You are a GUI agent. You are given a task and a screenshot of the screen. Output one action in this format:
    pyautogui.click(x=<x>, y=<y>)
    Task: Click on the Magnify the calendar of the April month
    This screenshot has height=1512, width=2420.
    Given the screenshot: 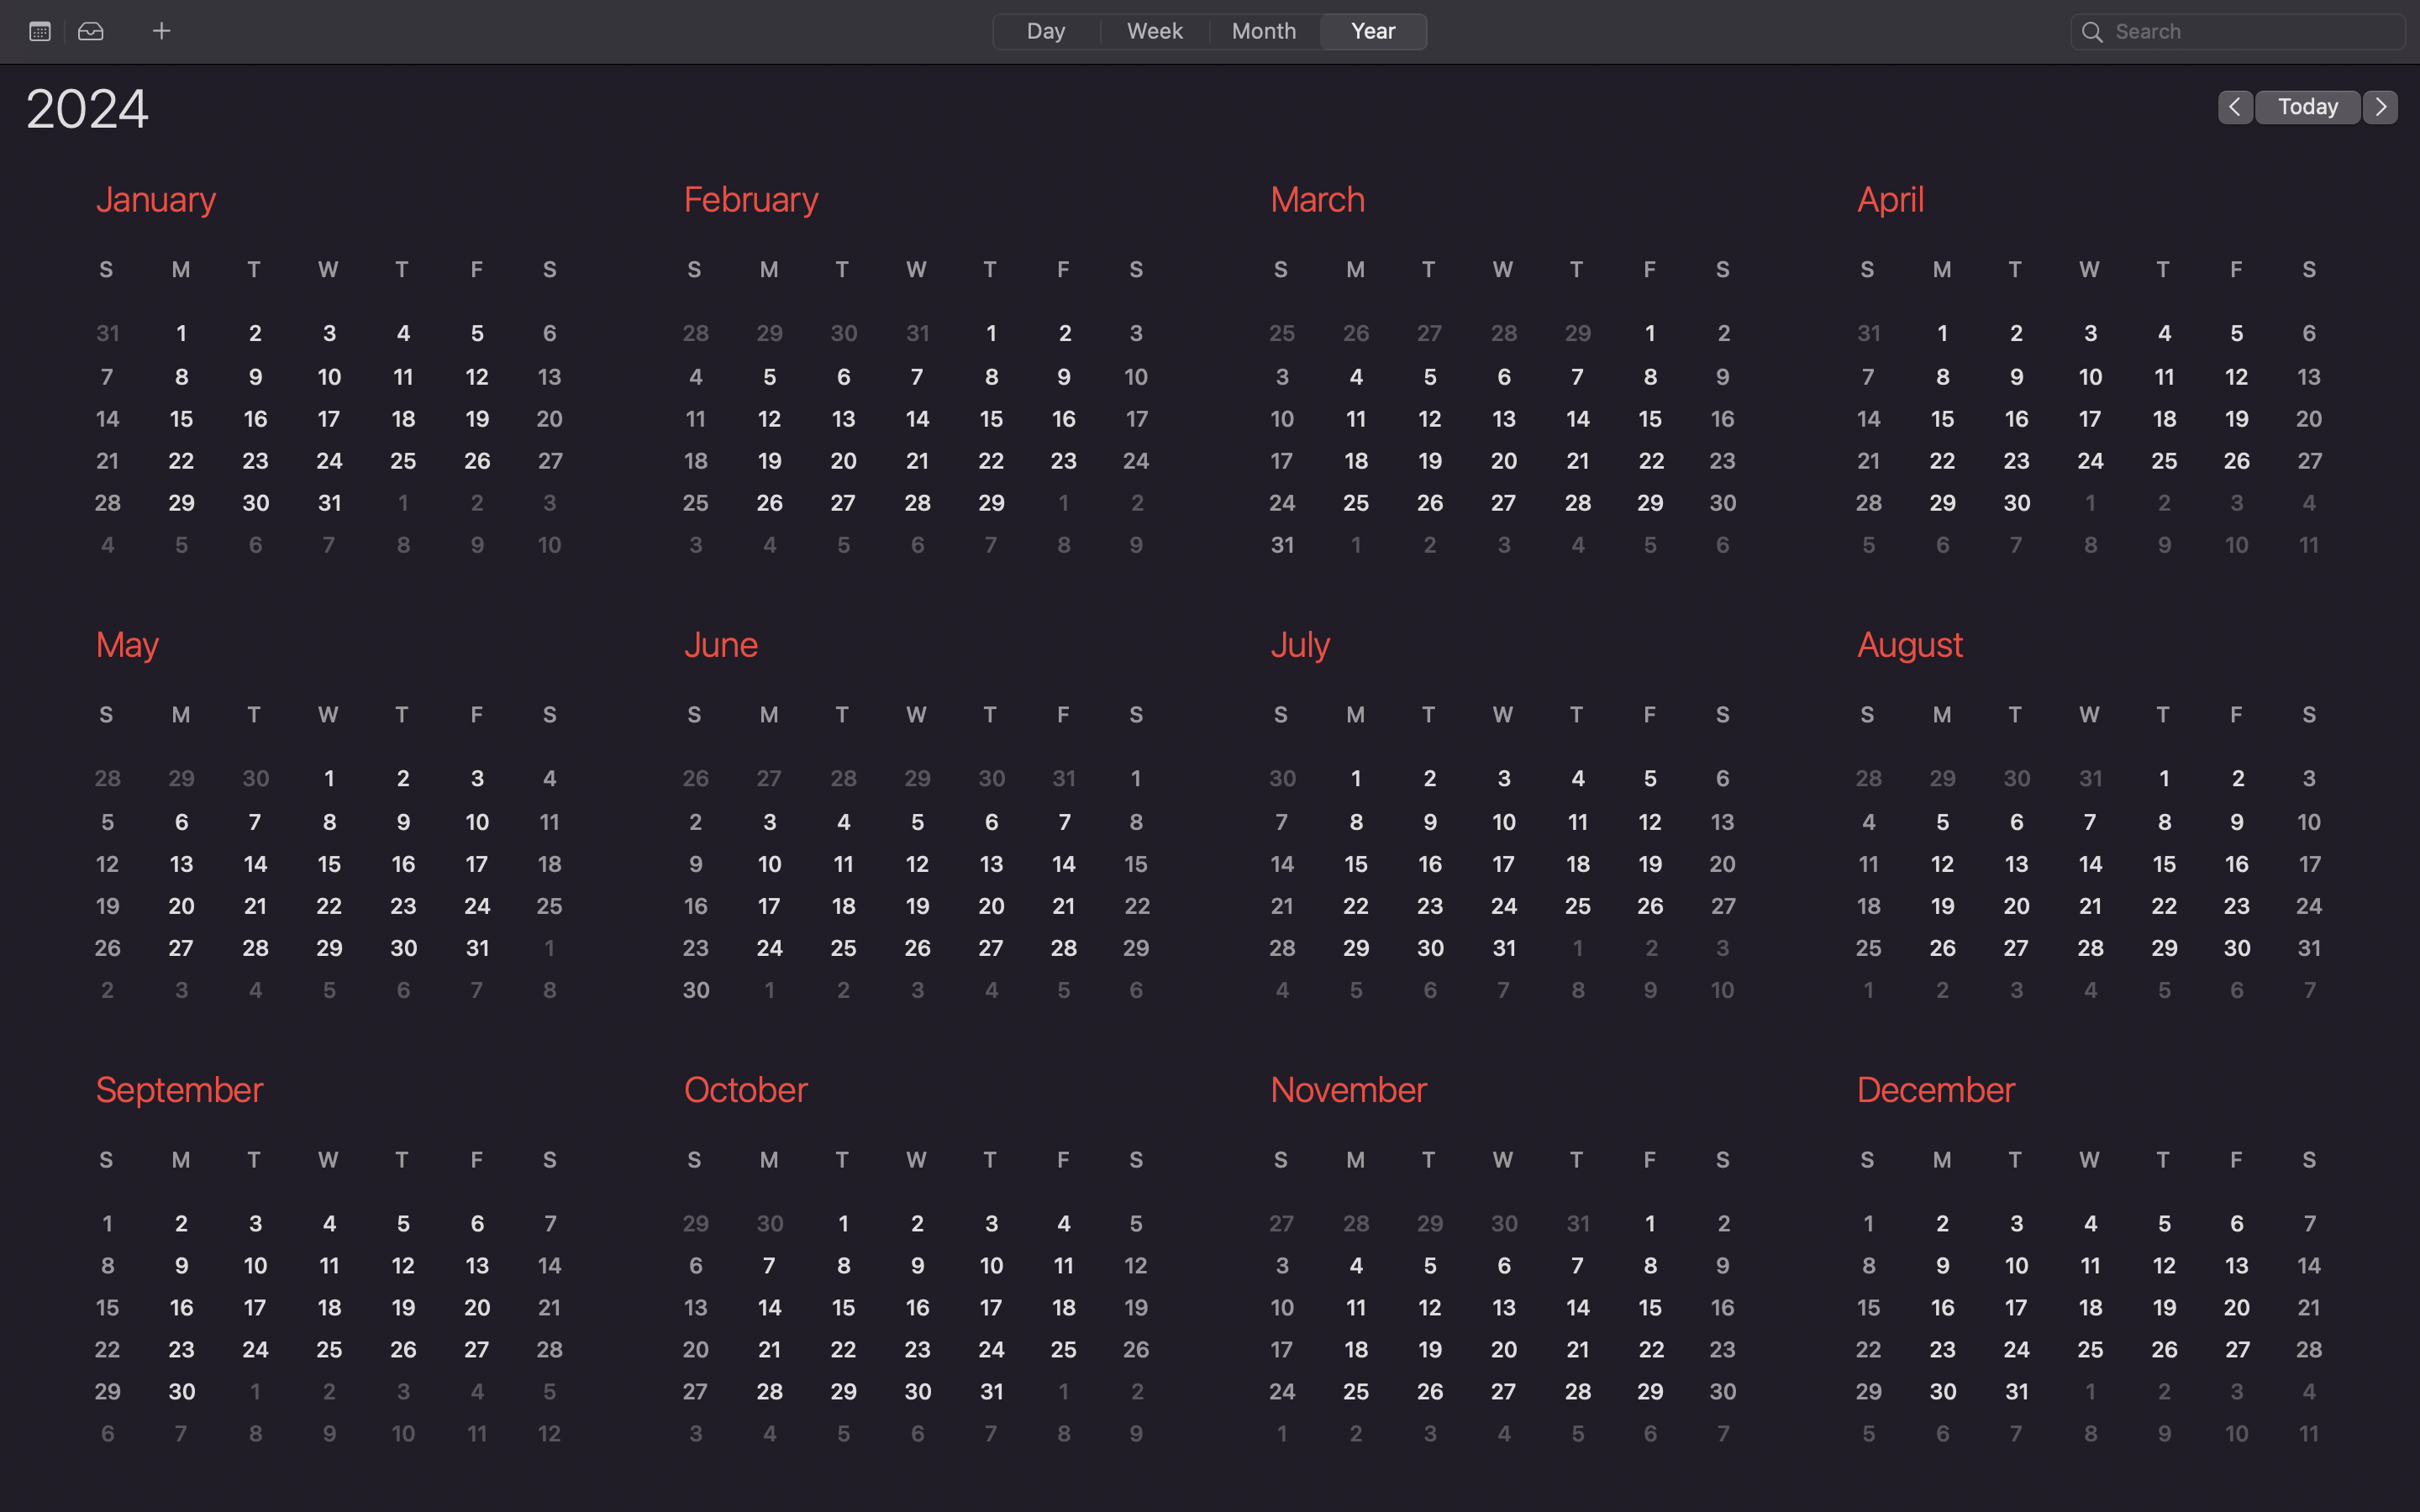 What is the action you would take?
    pyautogui.click(x=2081, y=370)
    